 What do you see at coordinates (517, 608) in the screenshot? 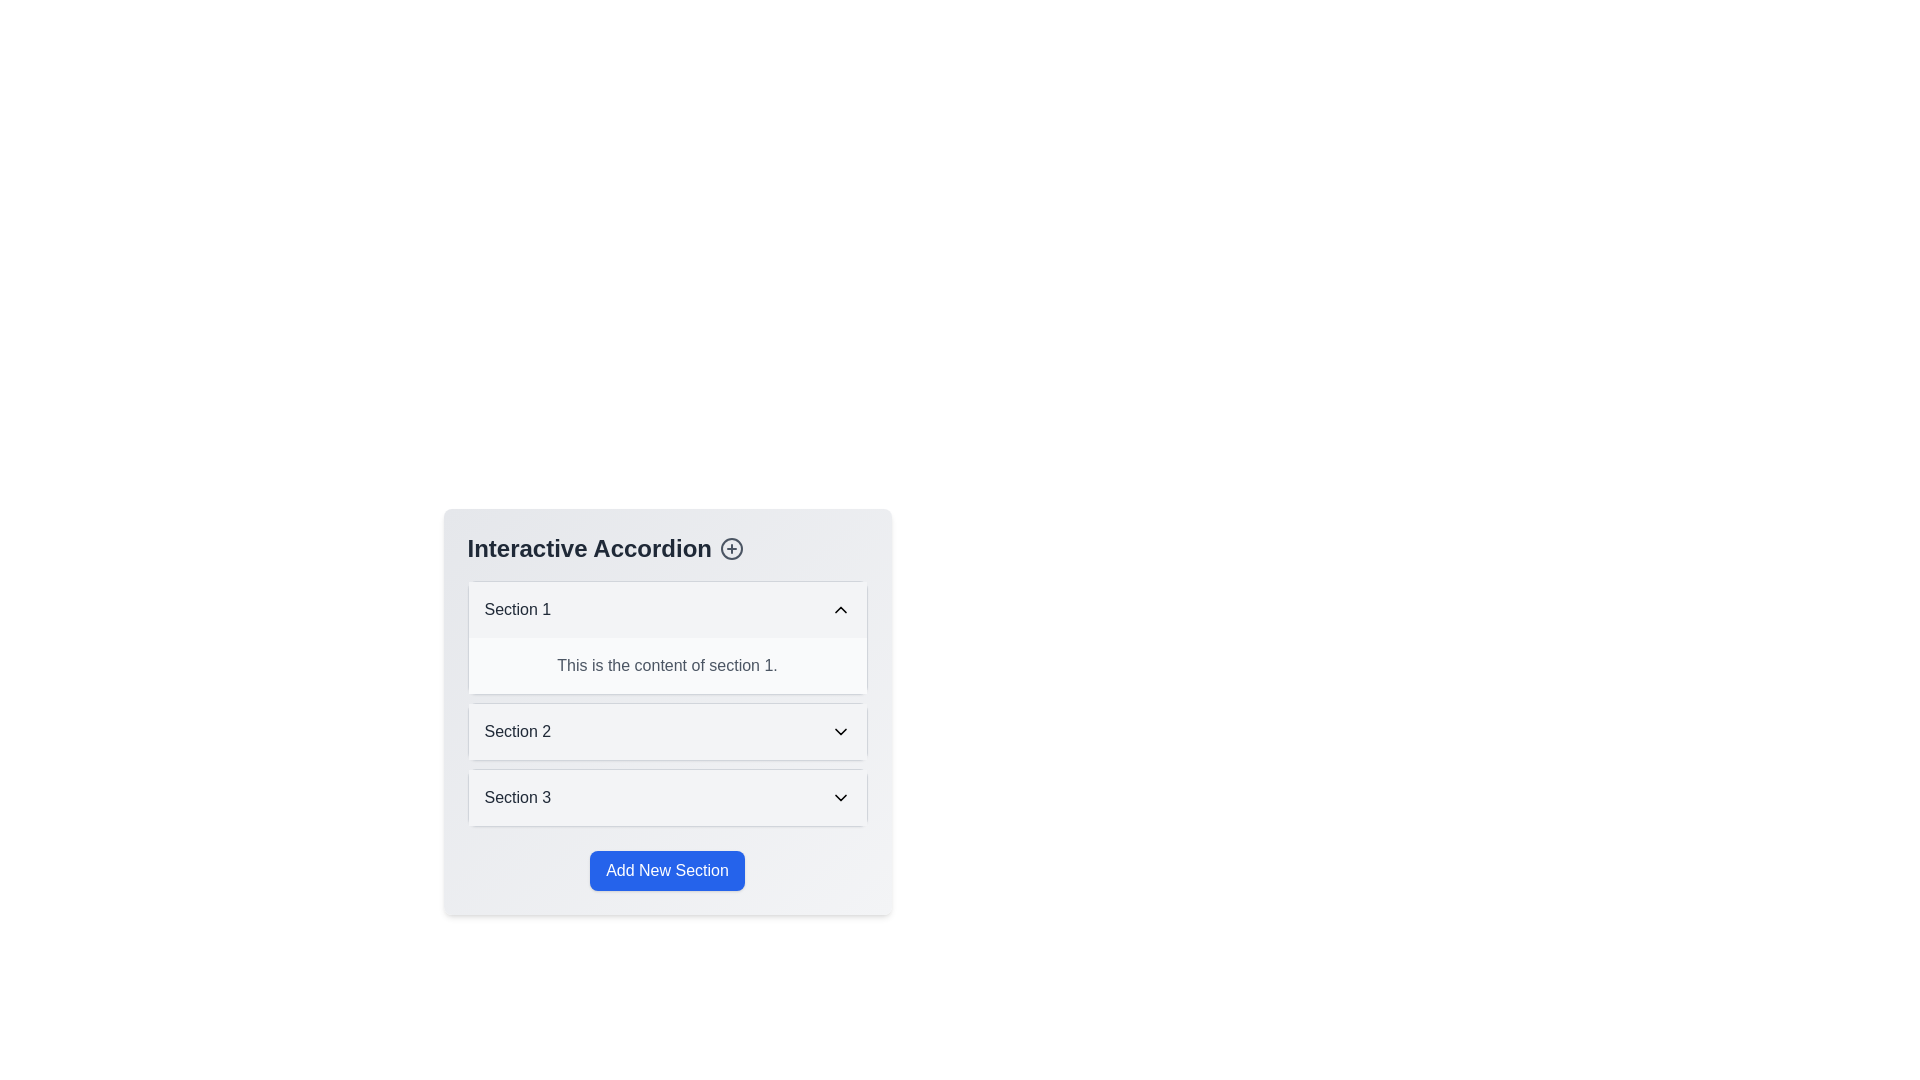
I see `text from the Text Label that serves as a title or description for the first section of the accordion, positioned at the top-left corner and left-aligned with the adjacent chevron icon` at bounding box center [517, 608].